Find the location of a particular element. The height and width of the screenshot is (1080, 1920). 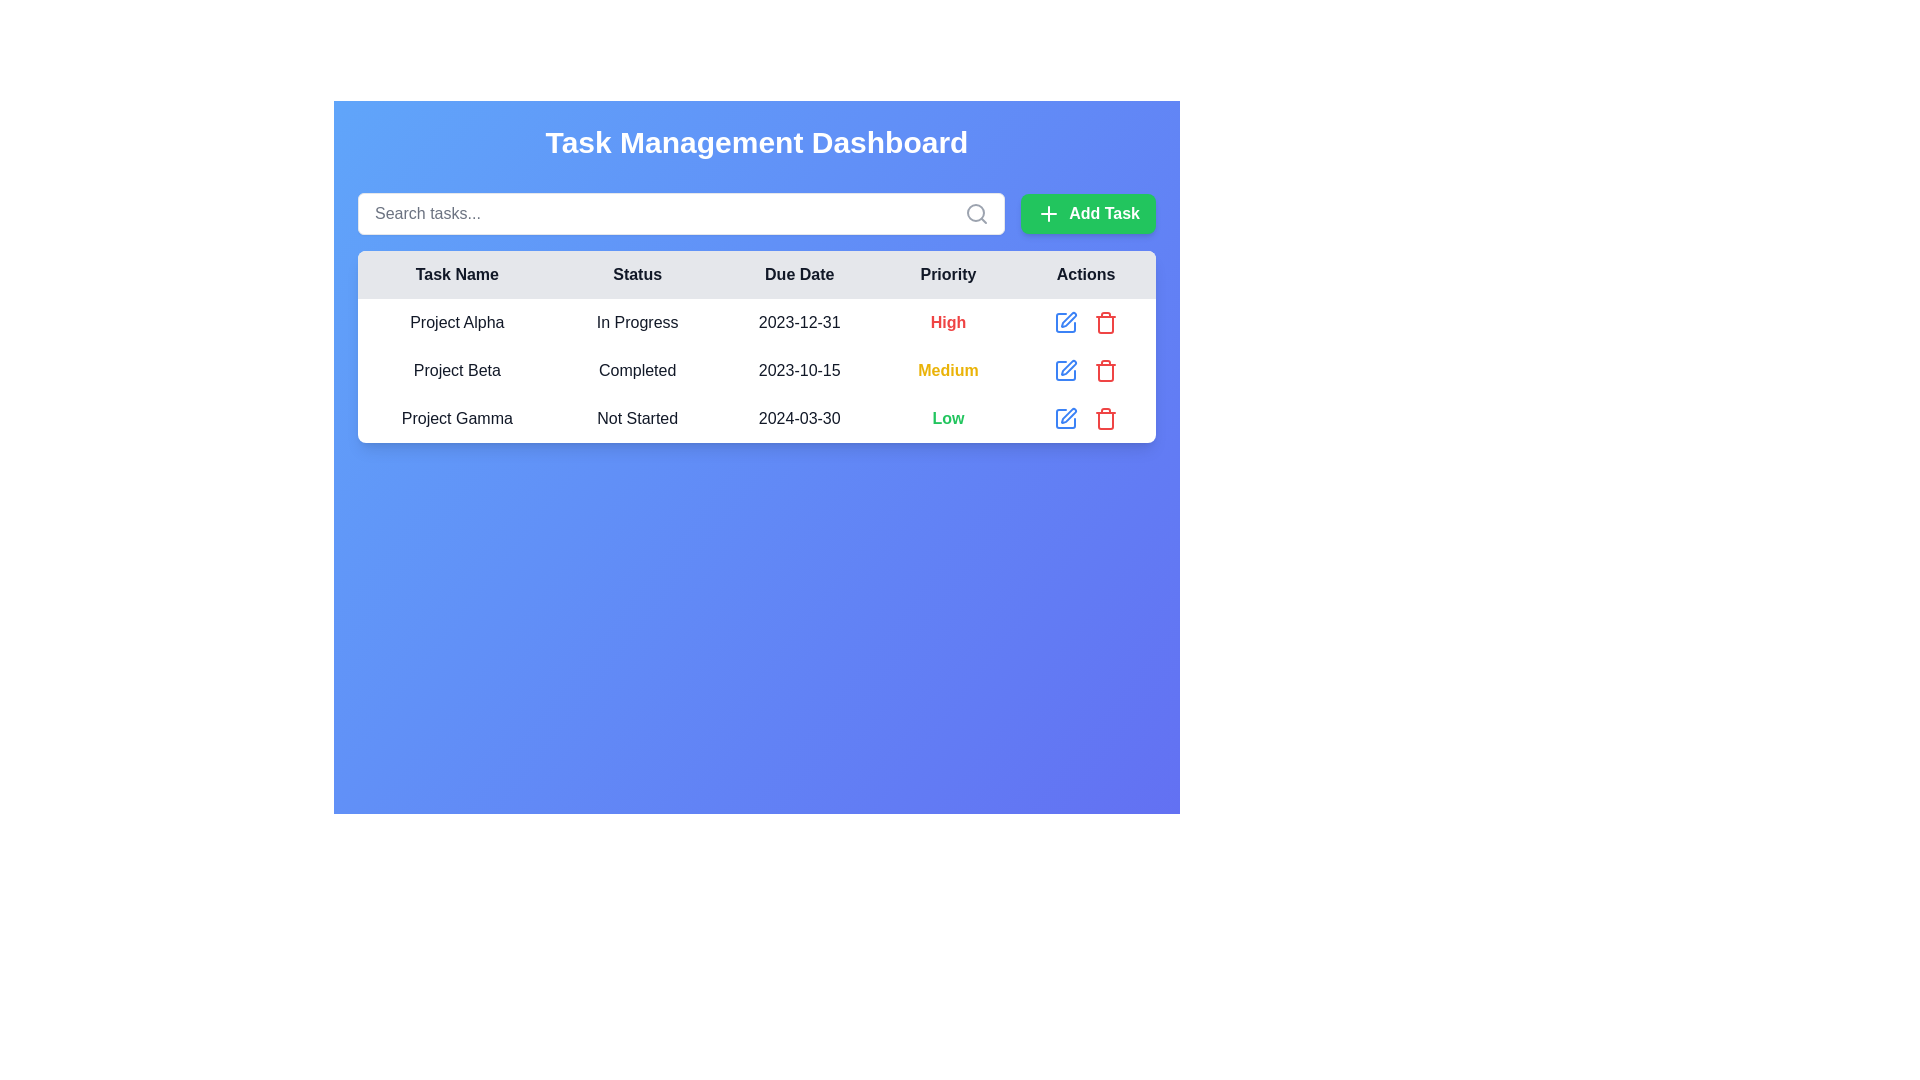

the edit icon in the Actions column of the second row for the item 'Project Beta' is located at coordinates (1064, 370).